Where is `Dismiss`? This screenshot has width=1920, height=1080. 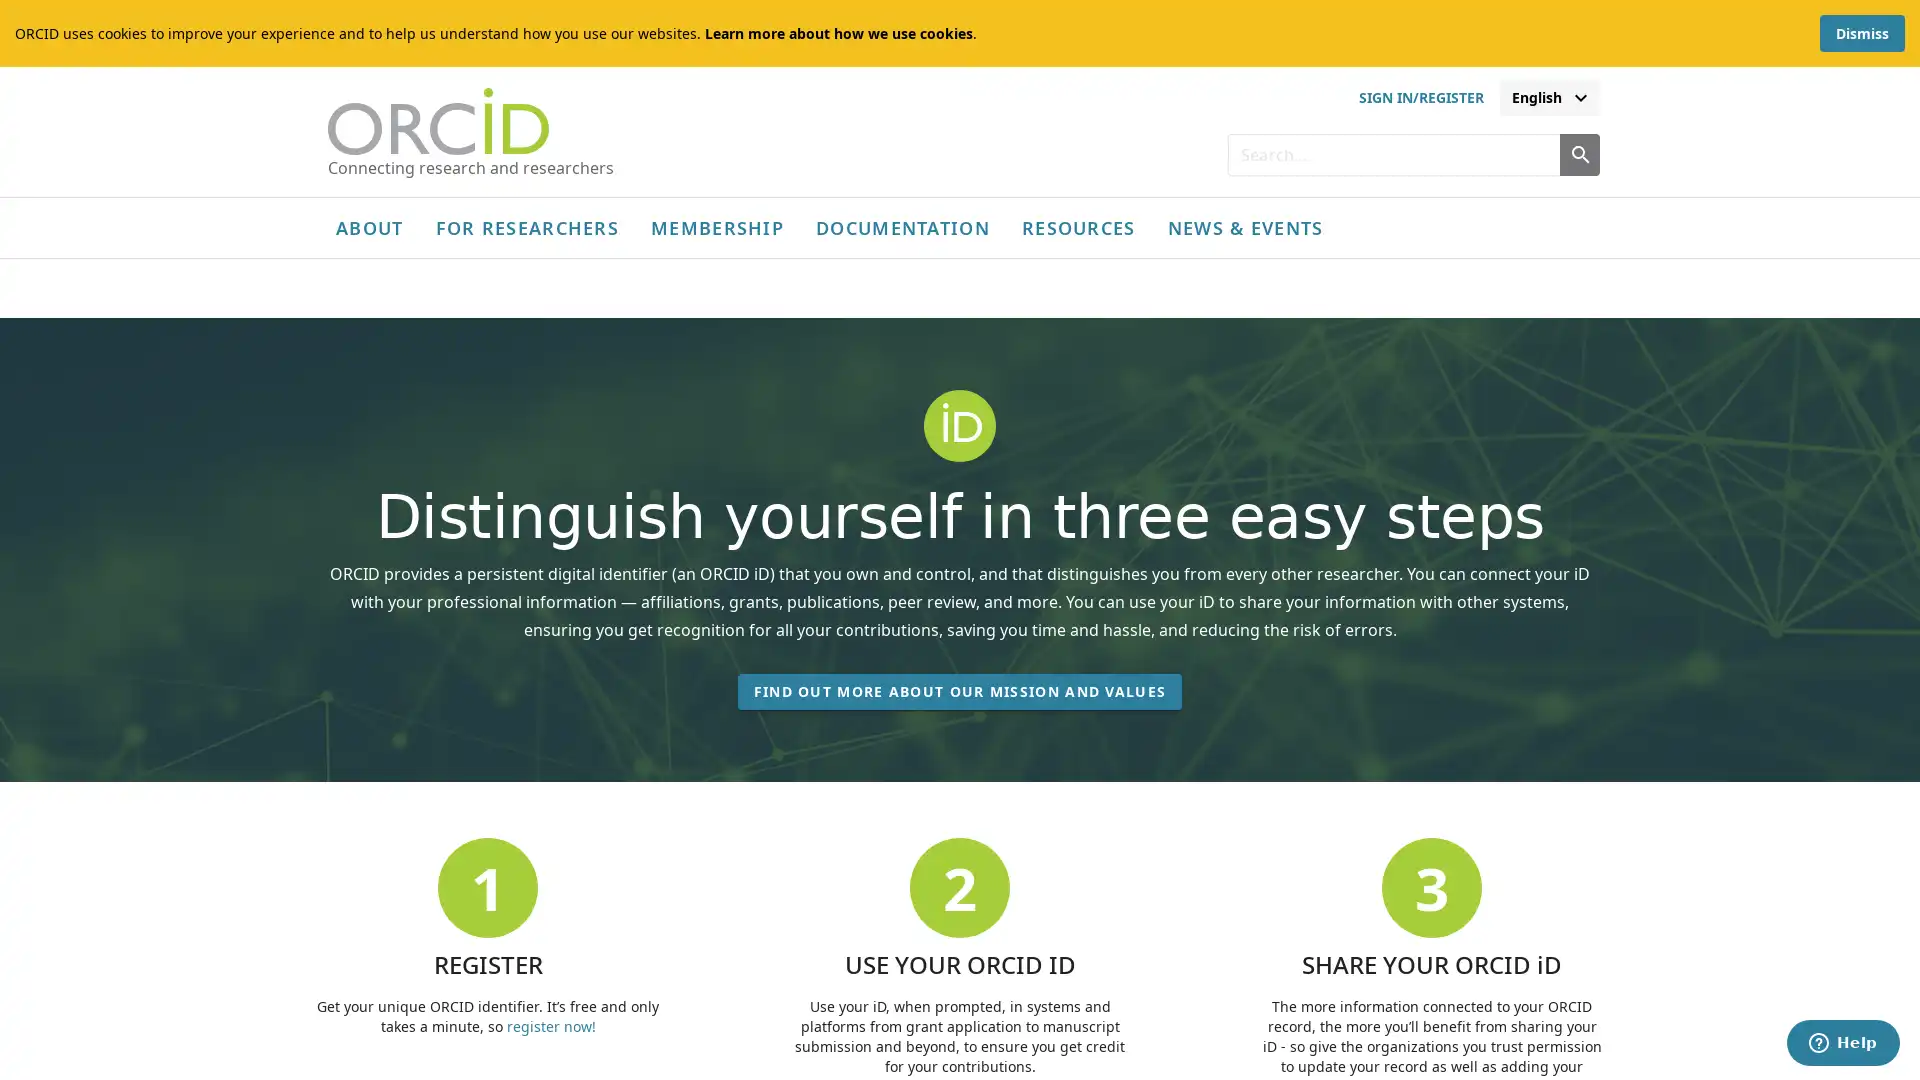
Dismiss is located at coordinates (1861, 33).